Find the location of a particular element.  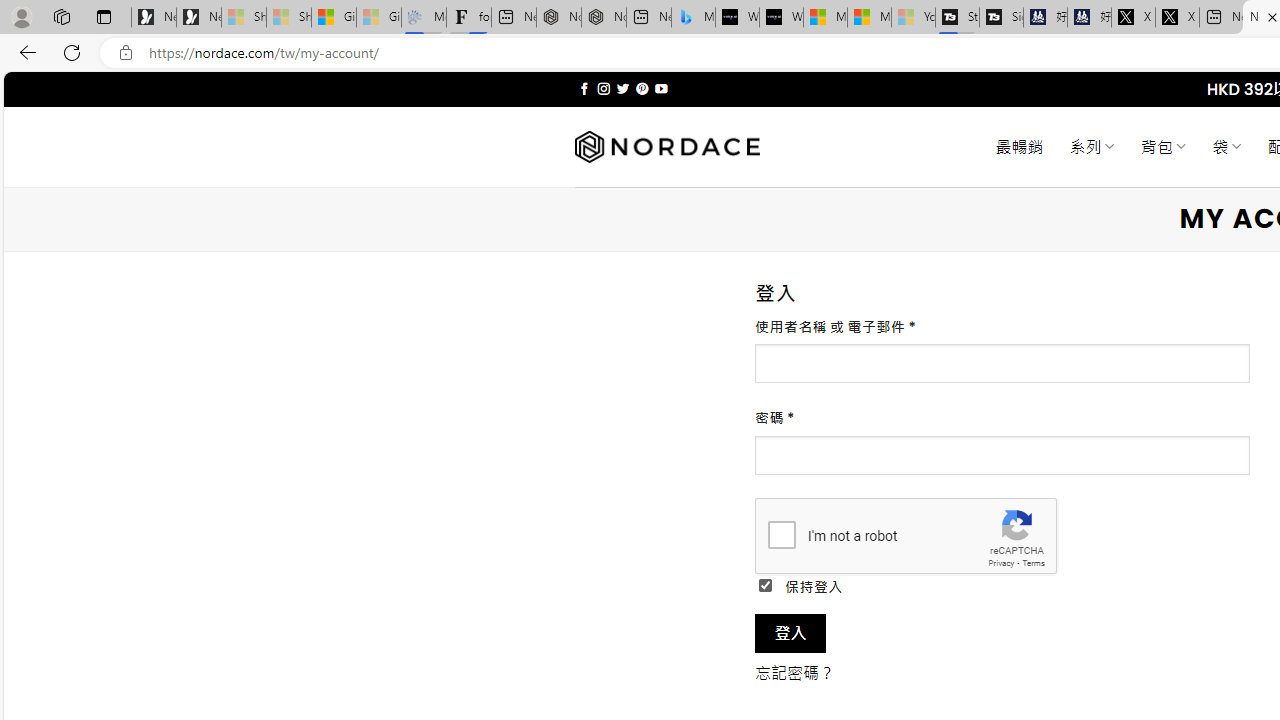

'Privacy' is located at coordinates (1001, 563).